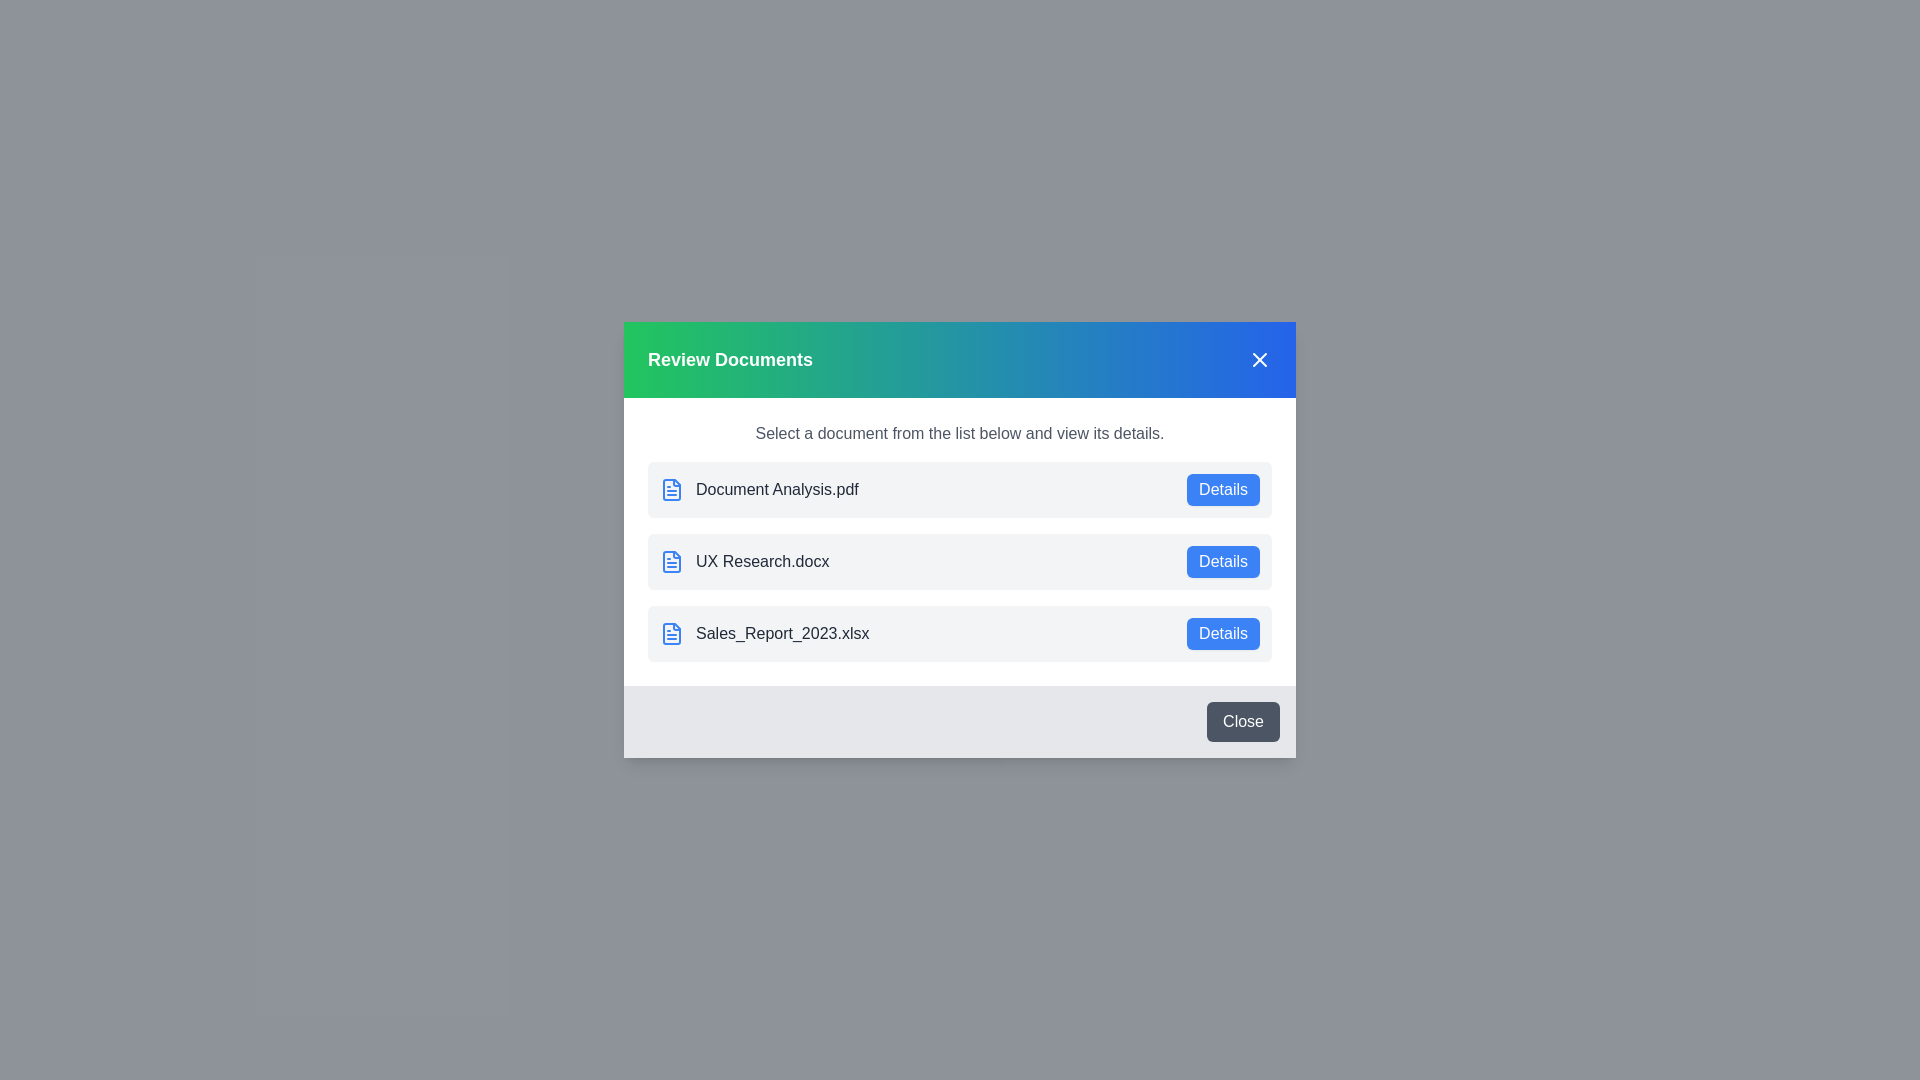  What do you see at coordinates (1222, 562) in the screenshot?
I see `the 'Details' button for the document UX Research.docx` at bounding box center [1222, 562].